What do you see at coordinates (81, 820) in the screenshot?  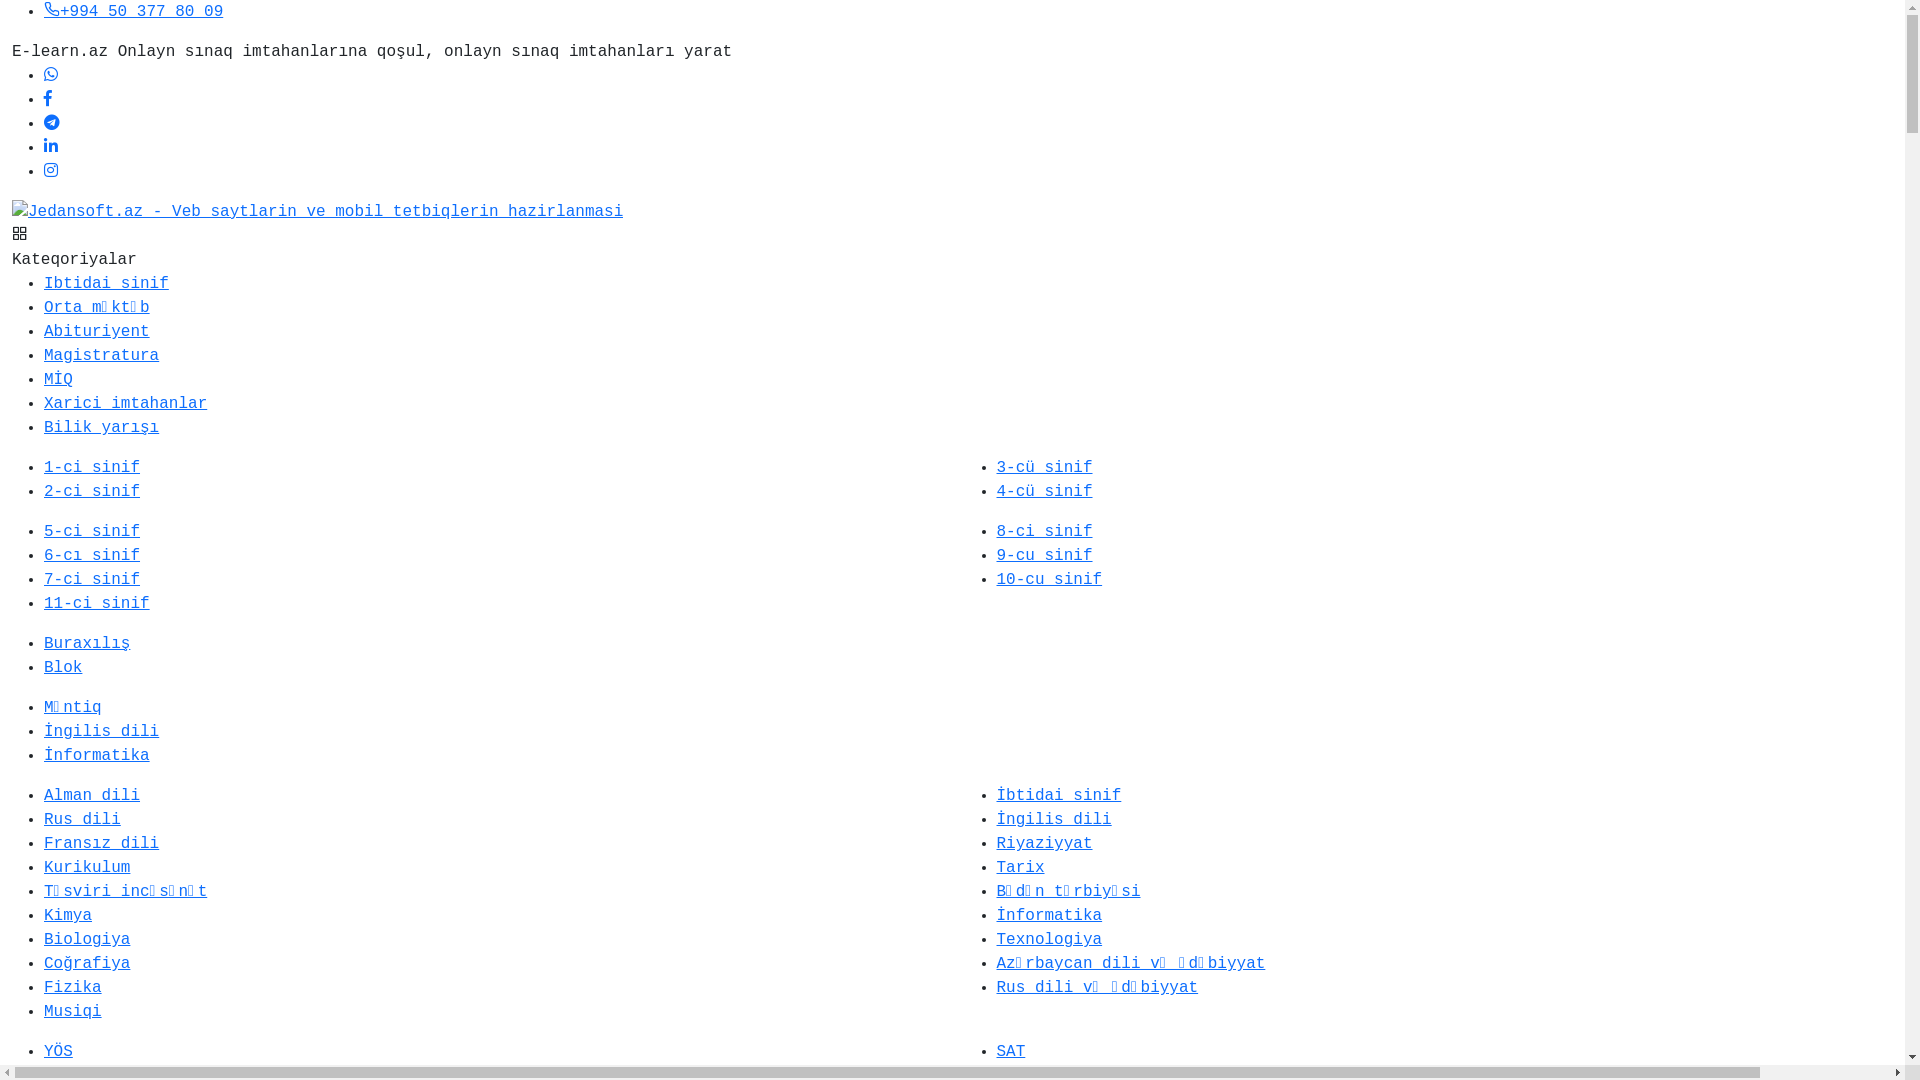 I see `'Rus dili'` at bounding box center [81, 820].